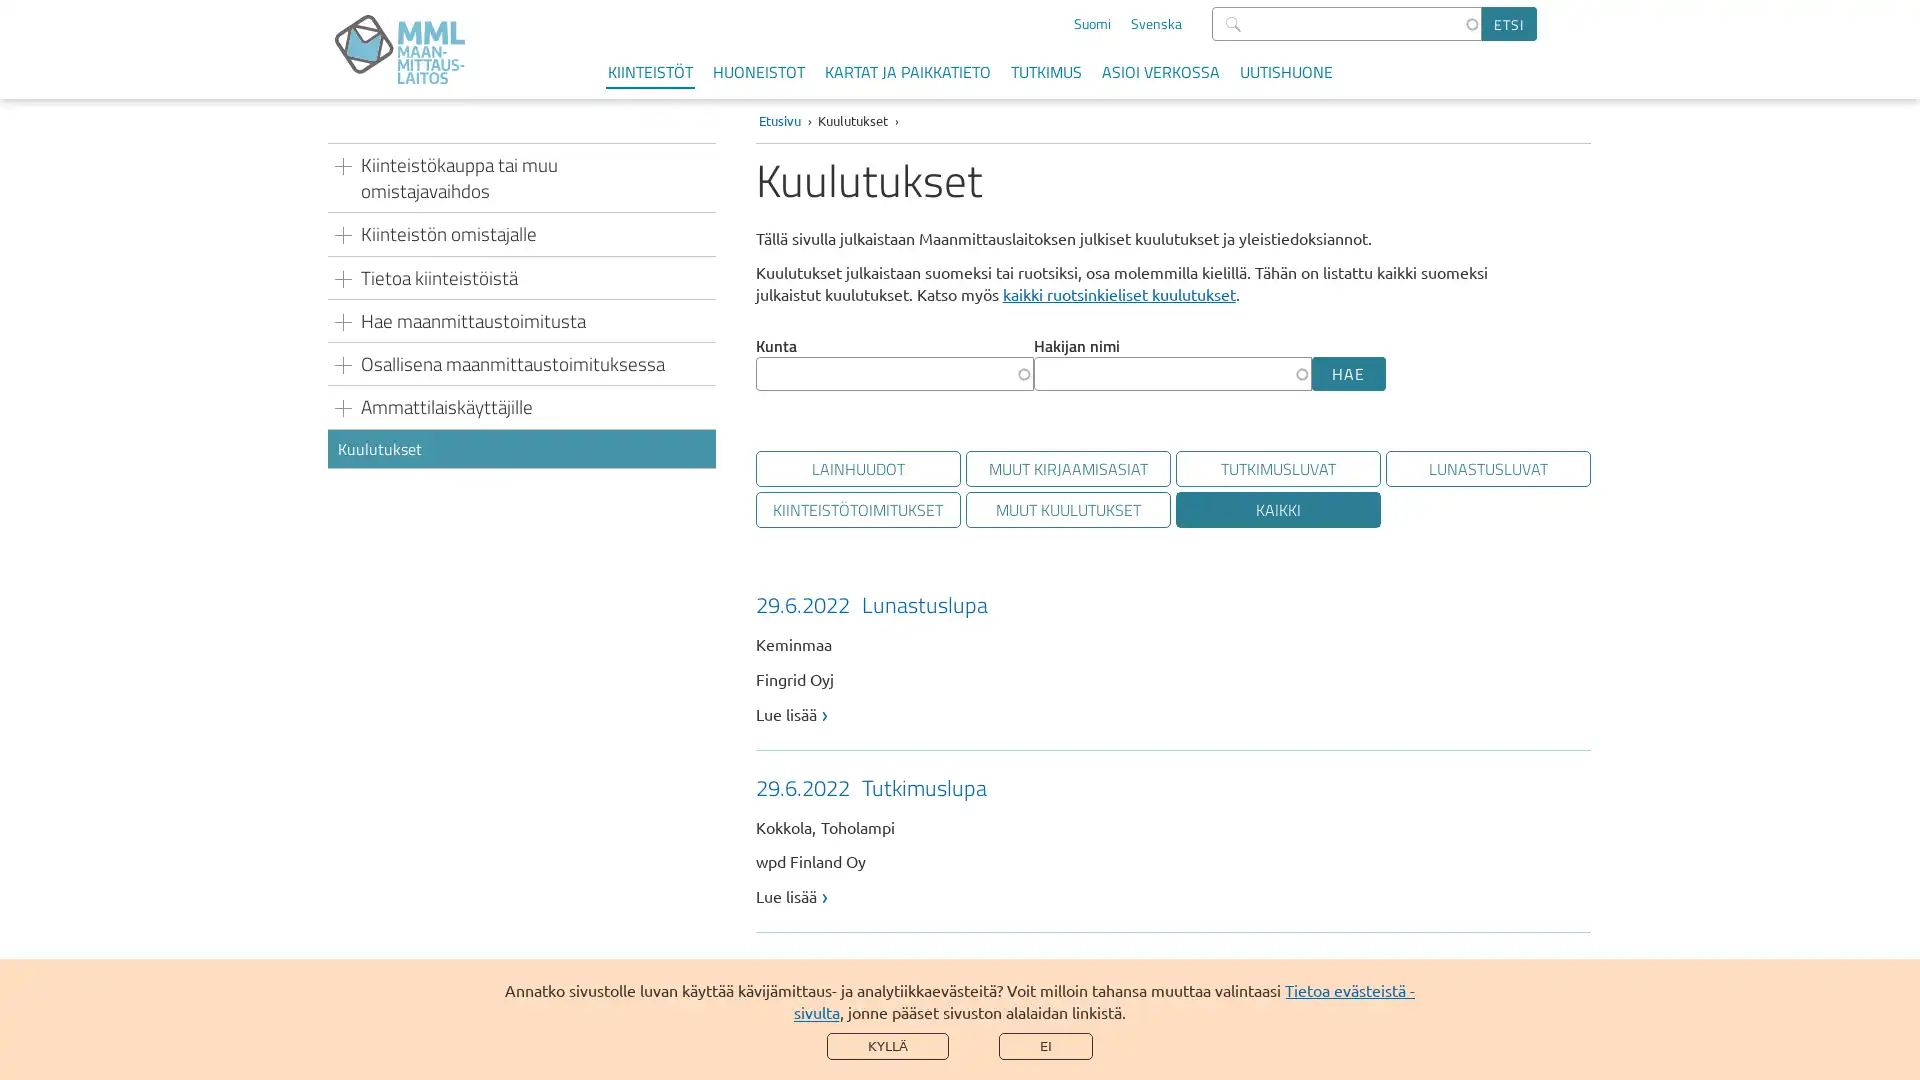 This screenshot has height=1080, width=1920. Describe the element at coordinates (1045, 1045) in the screenshot. I see `EI` at that location.